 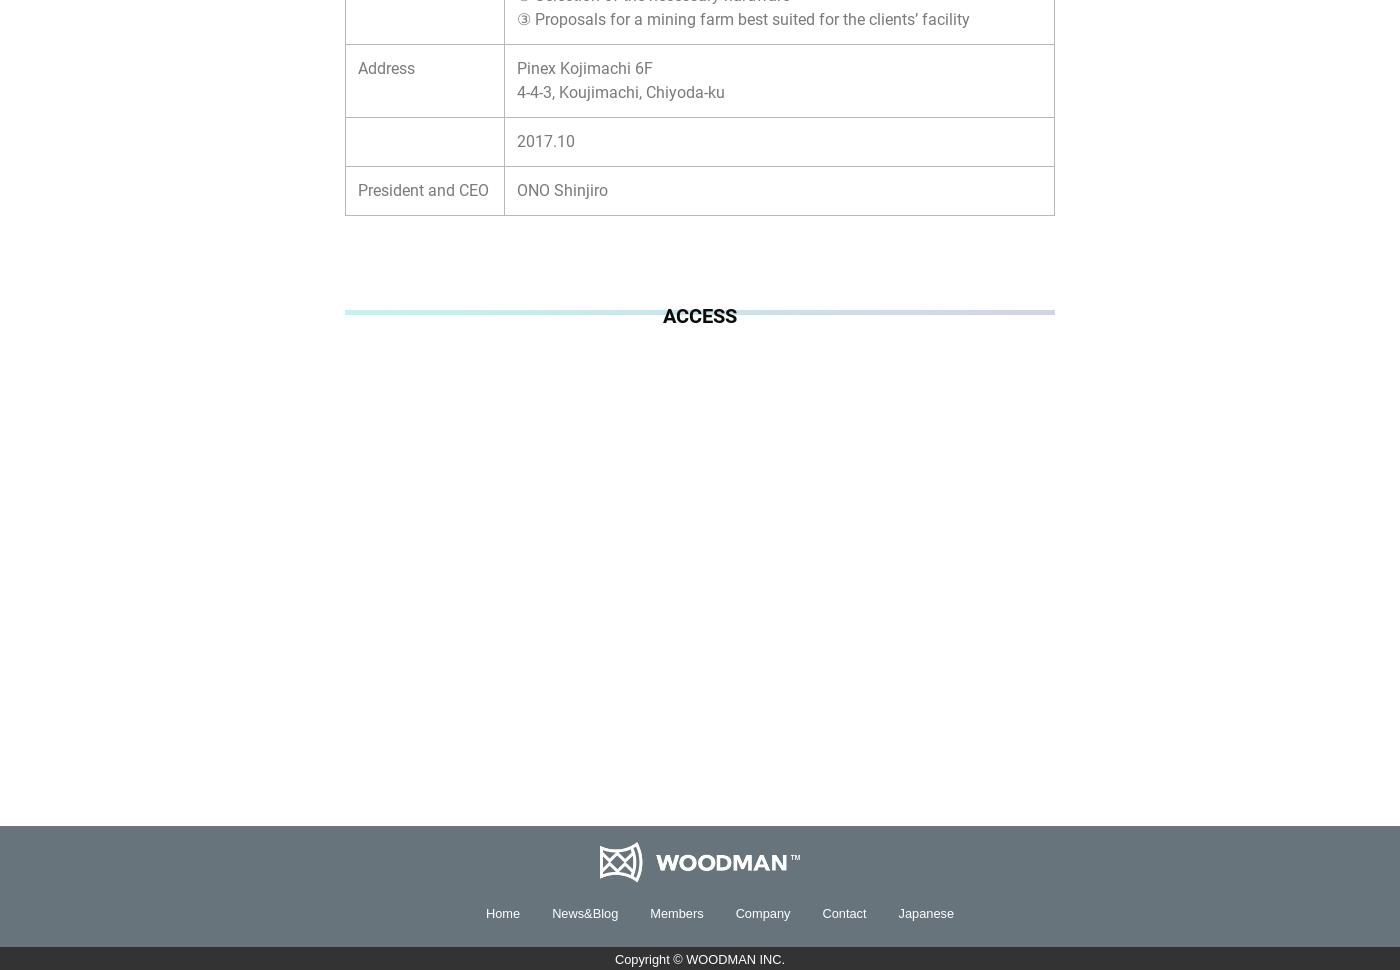 I want to click on 'Address', so click(x=357, y=67).